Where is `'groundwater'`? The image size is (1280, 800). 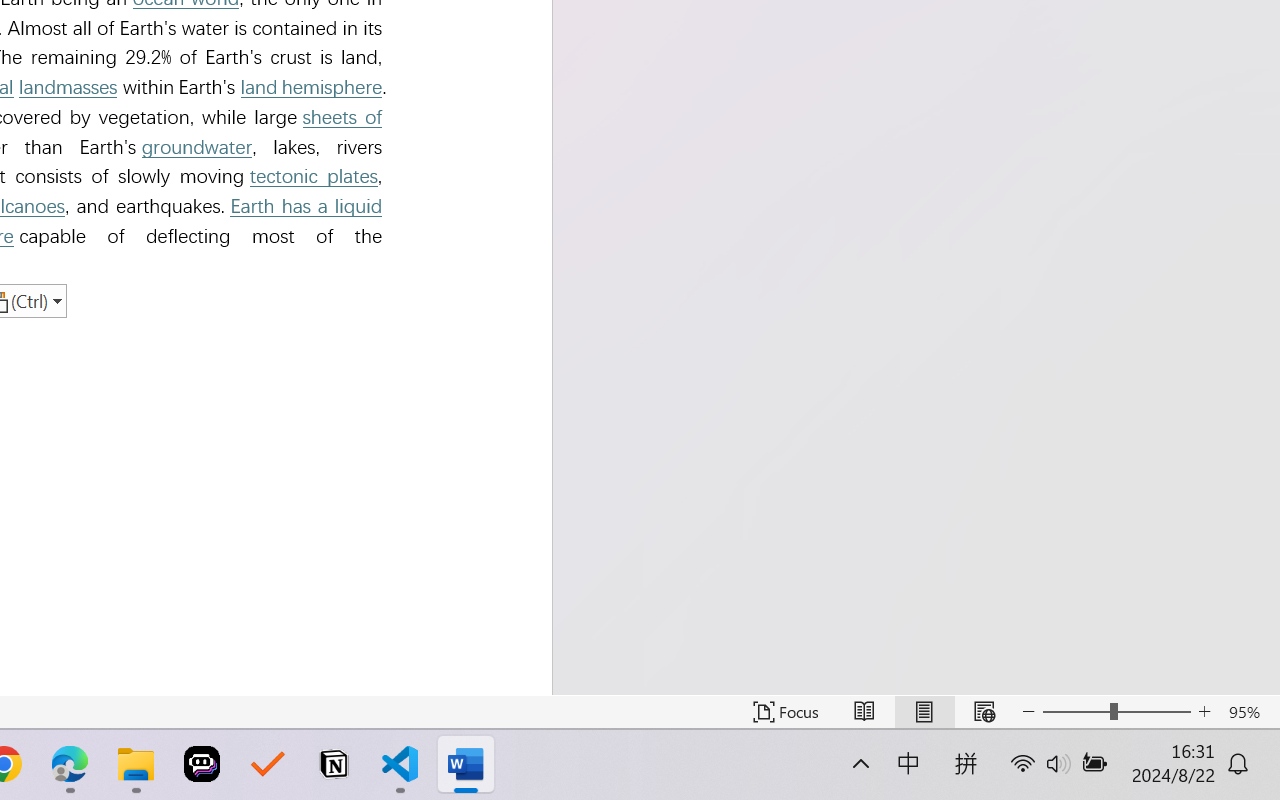
'groundwater' is located at coordinates (197, 147).